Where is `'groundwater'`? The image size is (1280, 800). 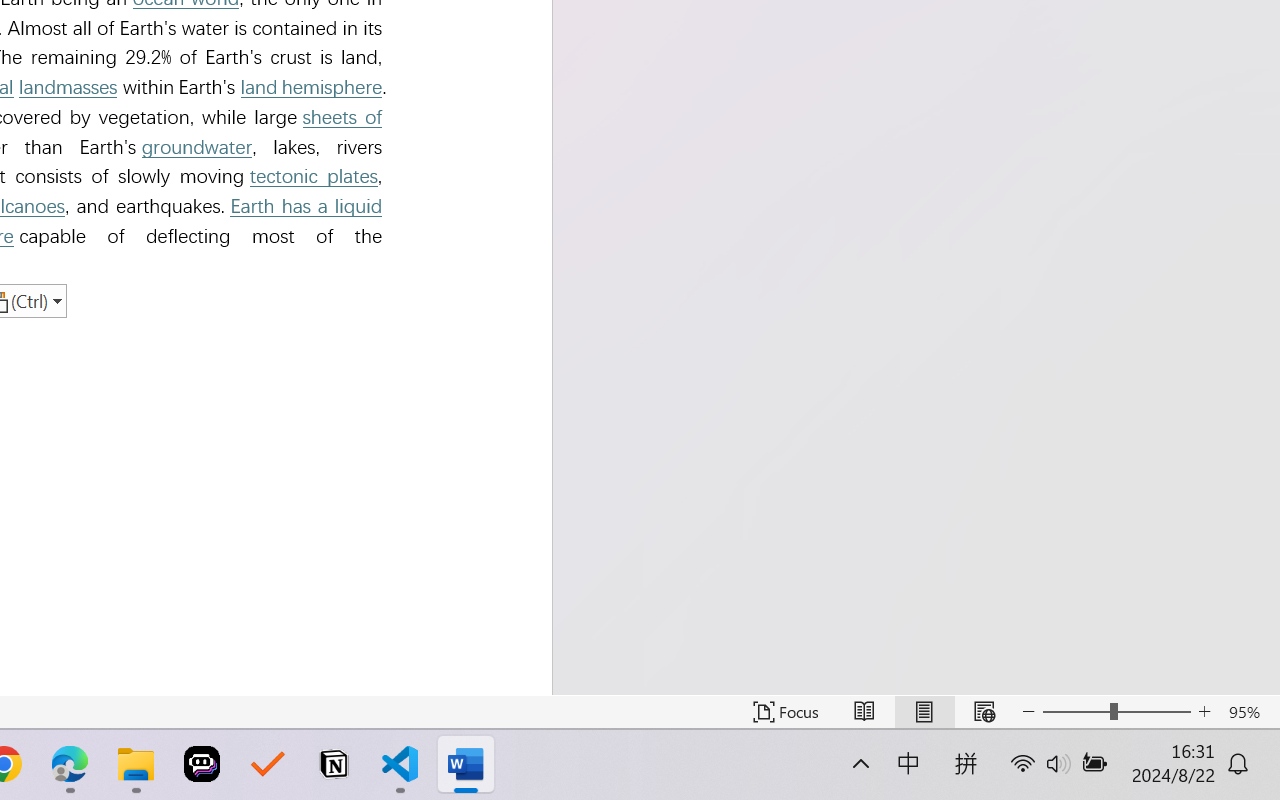
'groundwater' is located at coordinates (197, 147).